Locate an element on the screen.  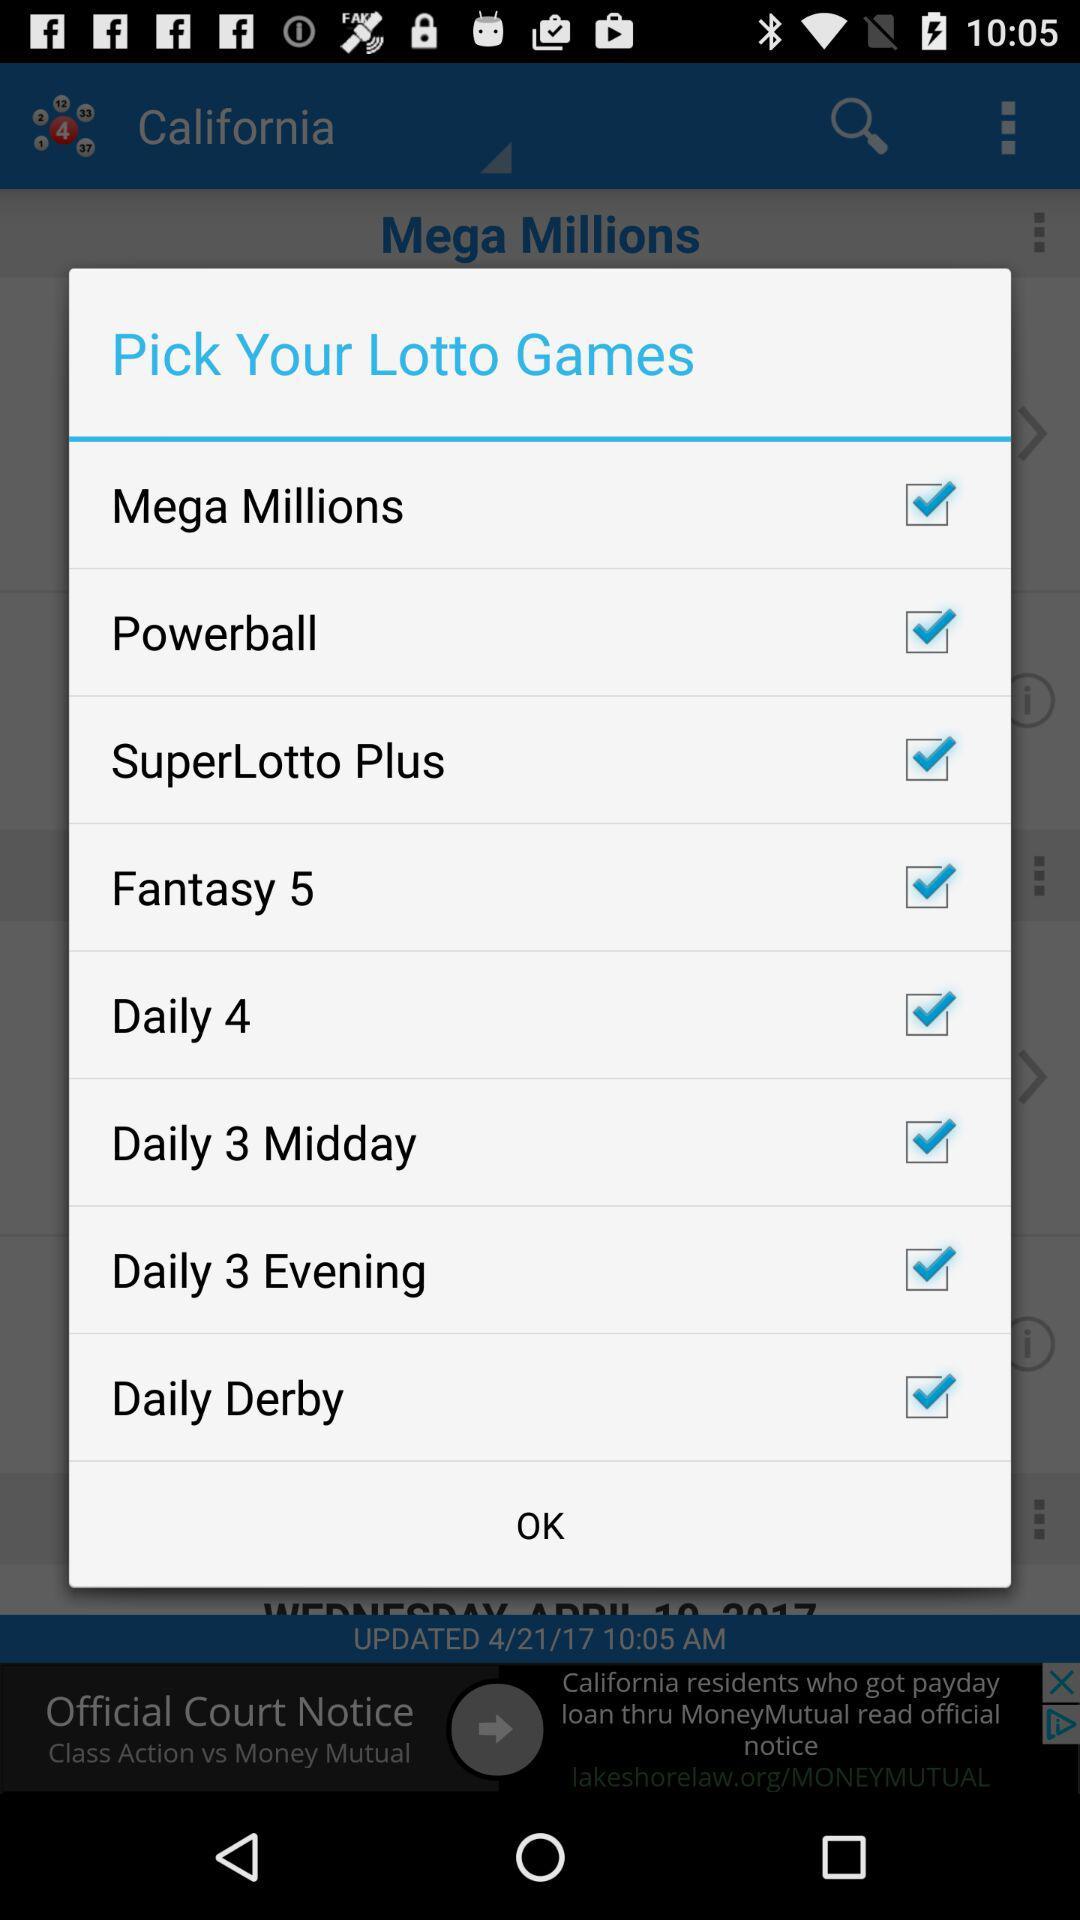
item below the daily derby checkbox is located at coordinates (540, 1523).